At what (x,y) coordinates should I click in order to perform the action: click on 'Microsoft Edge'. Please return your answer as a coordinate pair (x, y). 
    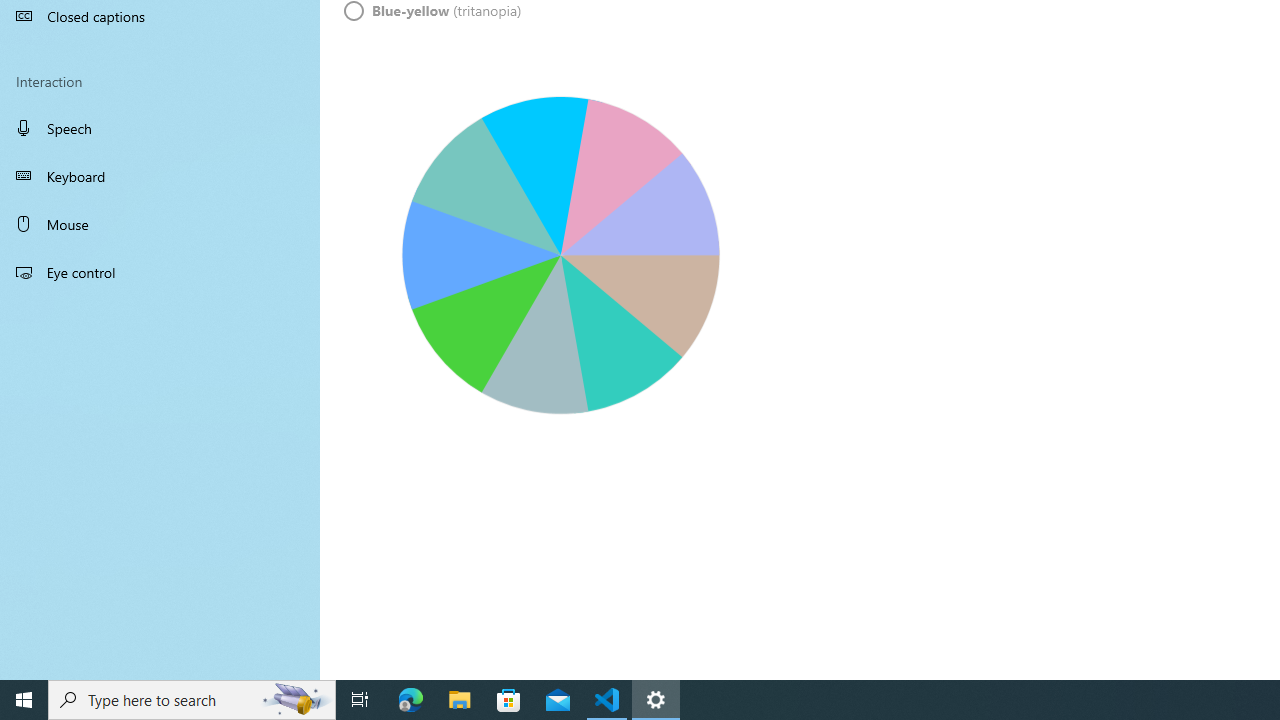
    Looking at the image, I should click on (410, 698).